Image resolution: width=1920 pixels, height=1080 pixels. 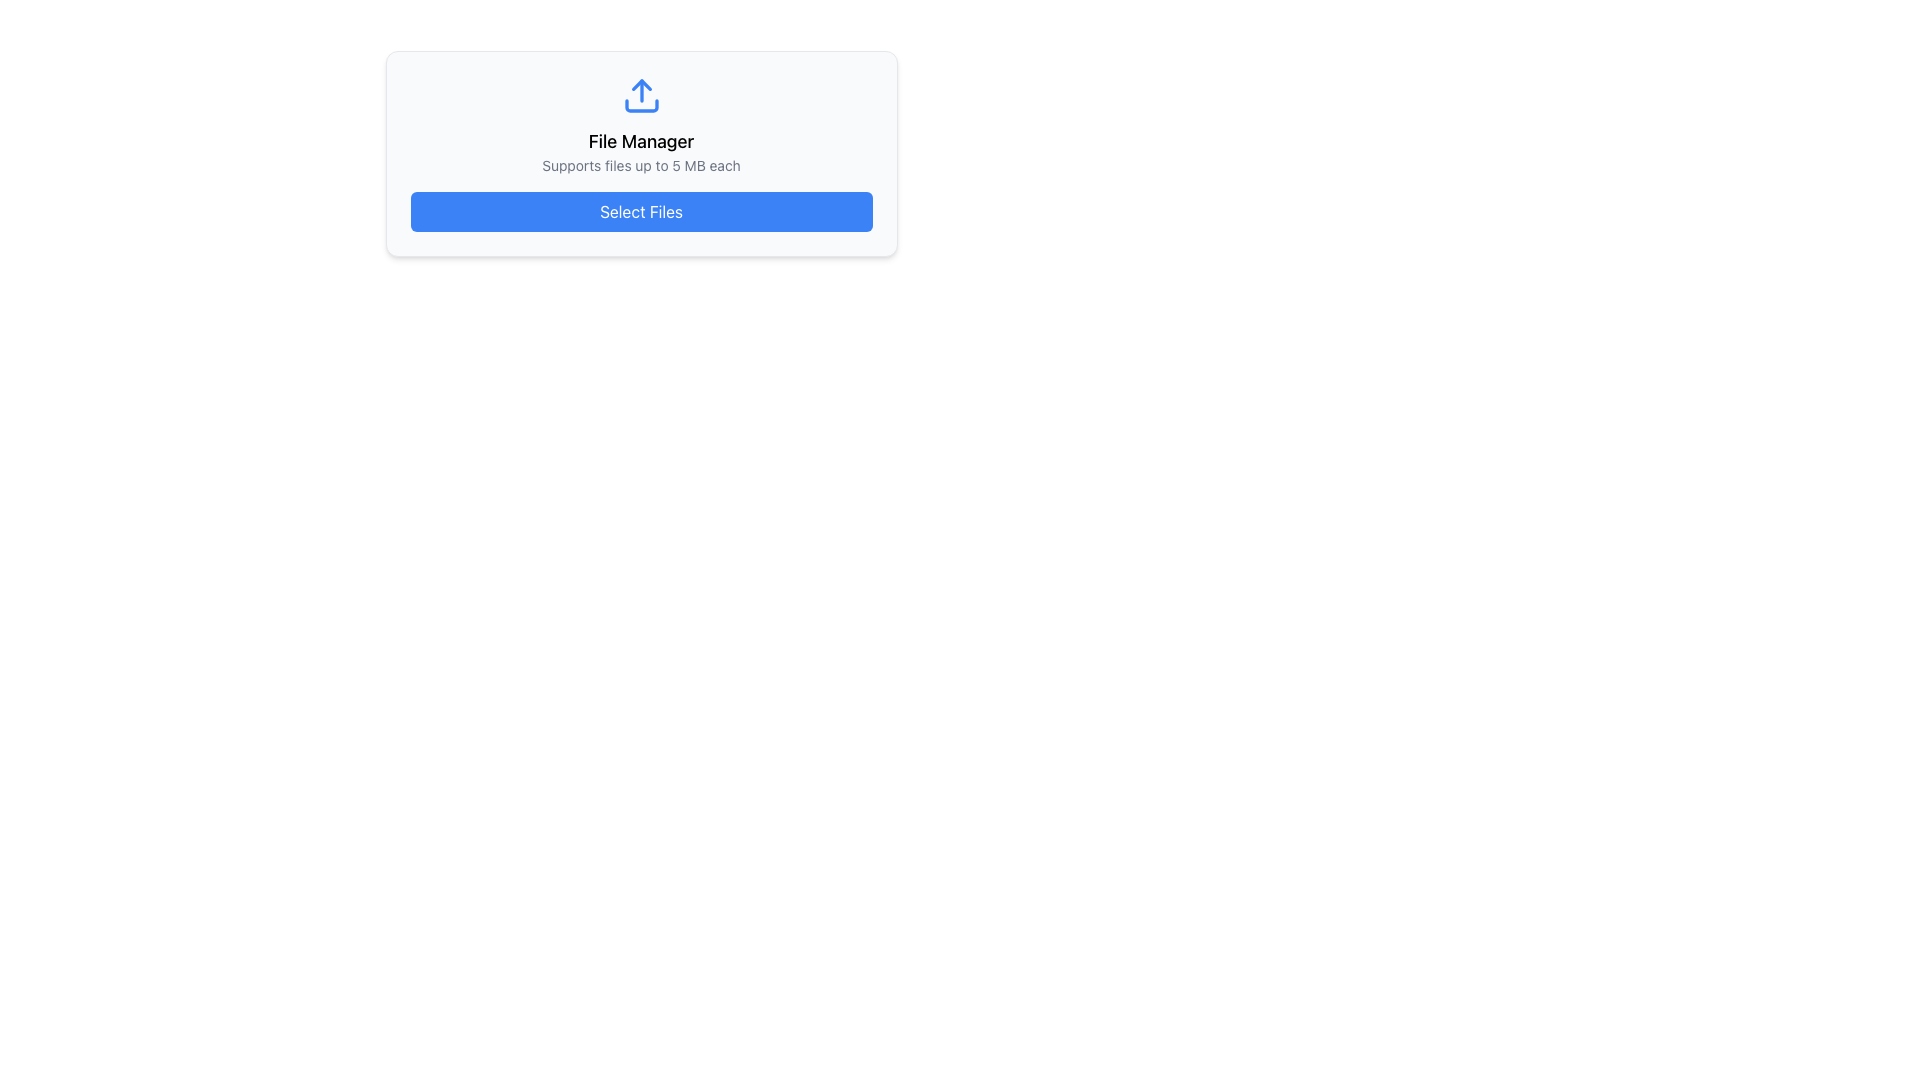 What do you see at coordinates (641, 84) in the screenshot?
I see `the triangular upload icon located at the center-top of the SVG upload interface` at bounding box center [641, 84].